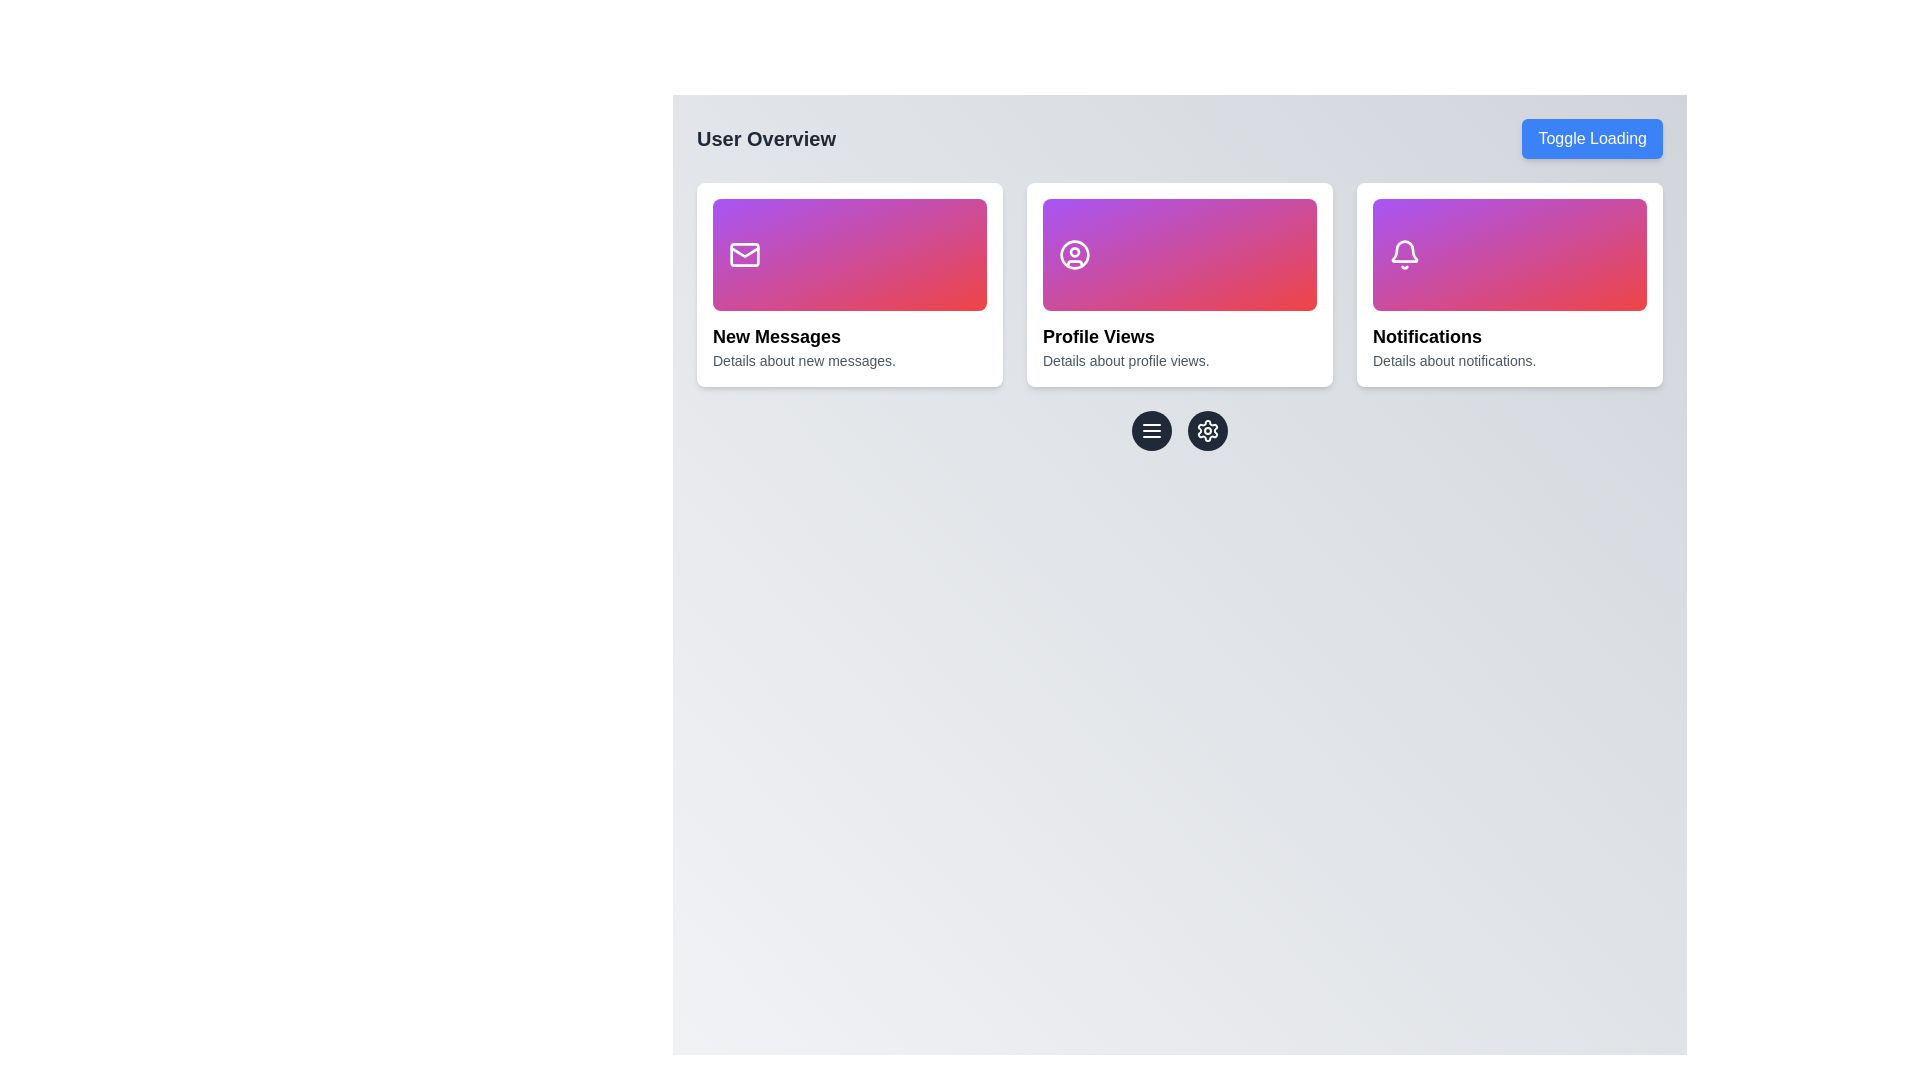  Describe the element at coordinates (1074, 253) in the screenshot. I see `the innermost circular shape of the user profile icon located in the 'Profile Views' card, which is the second card from the left` at that location.